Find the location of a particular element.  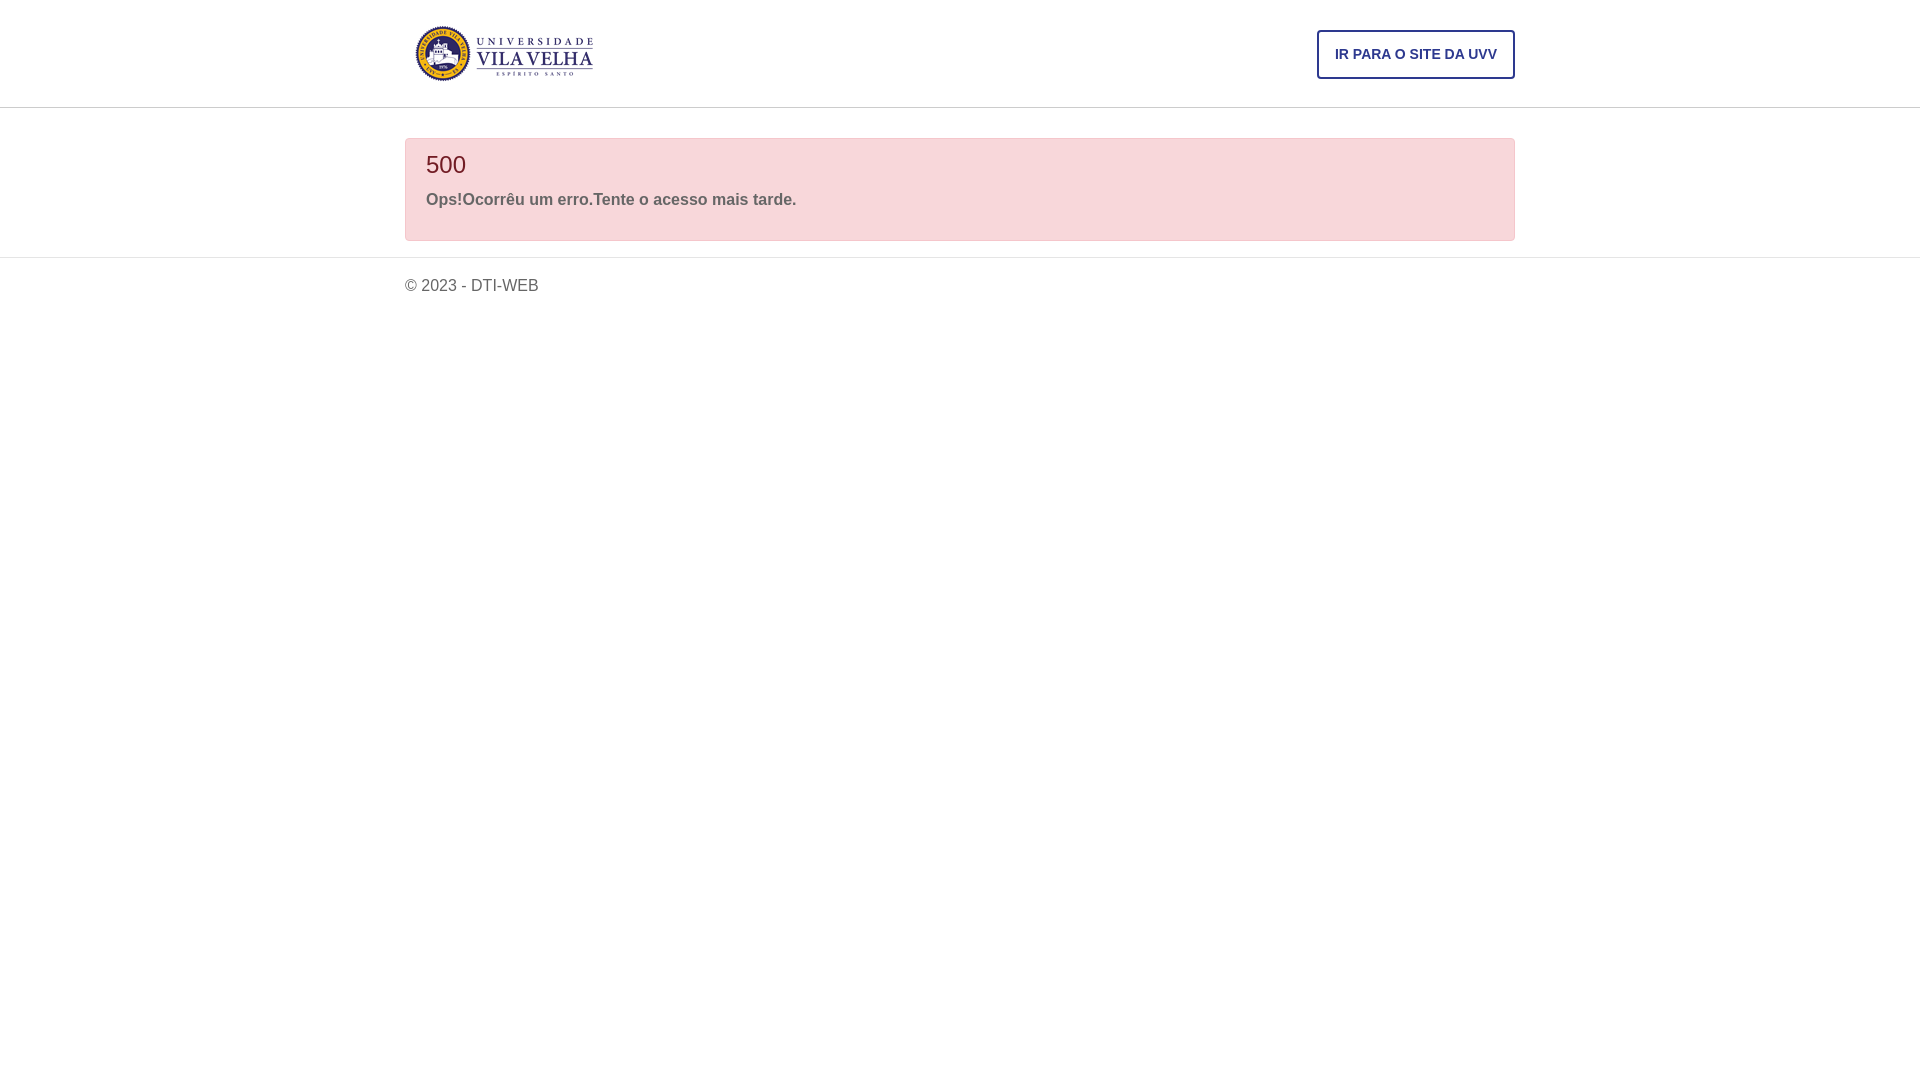

'IR PARA O SITE DA UVV' is located at coordinates (1316, 53).